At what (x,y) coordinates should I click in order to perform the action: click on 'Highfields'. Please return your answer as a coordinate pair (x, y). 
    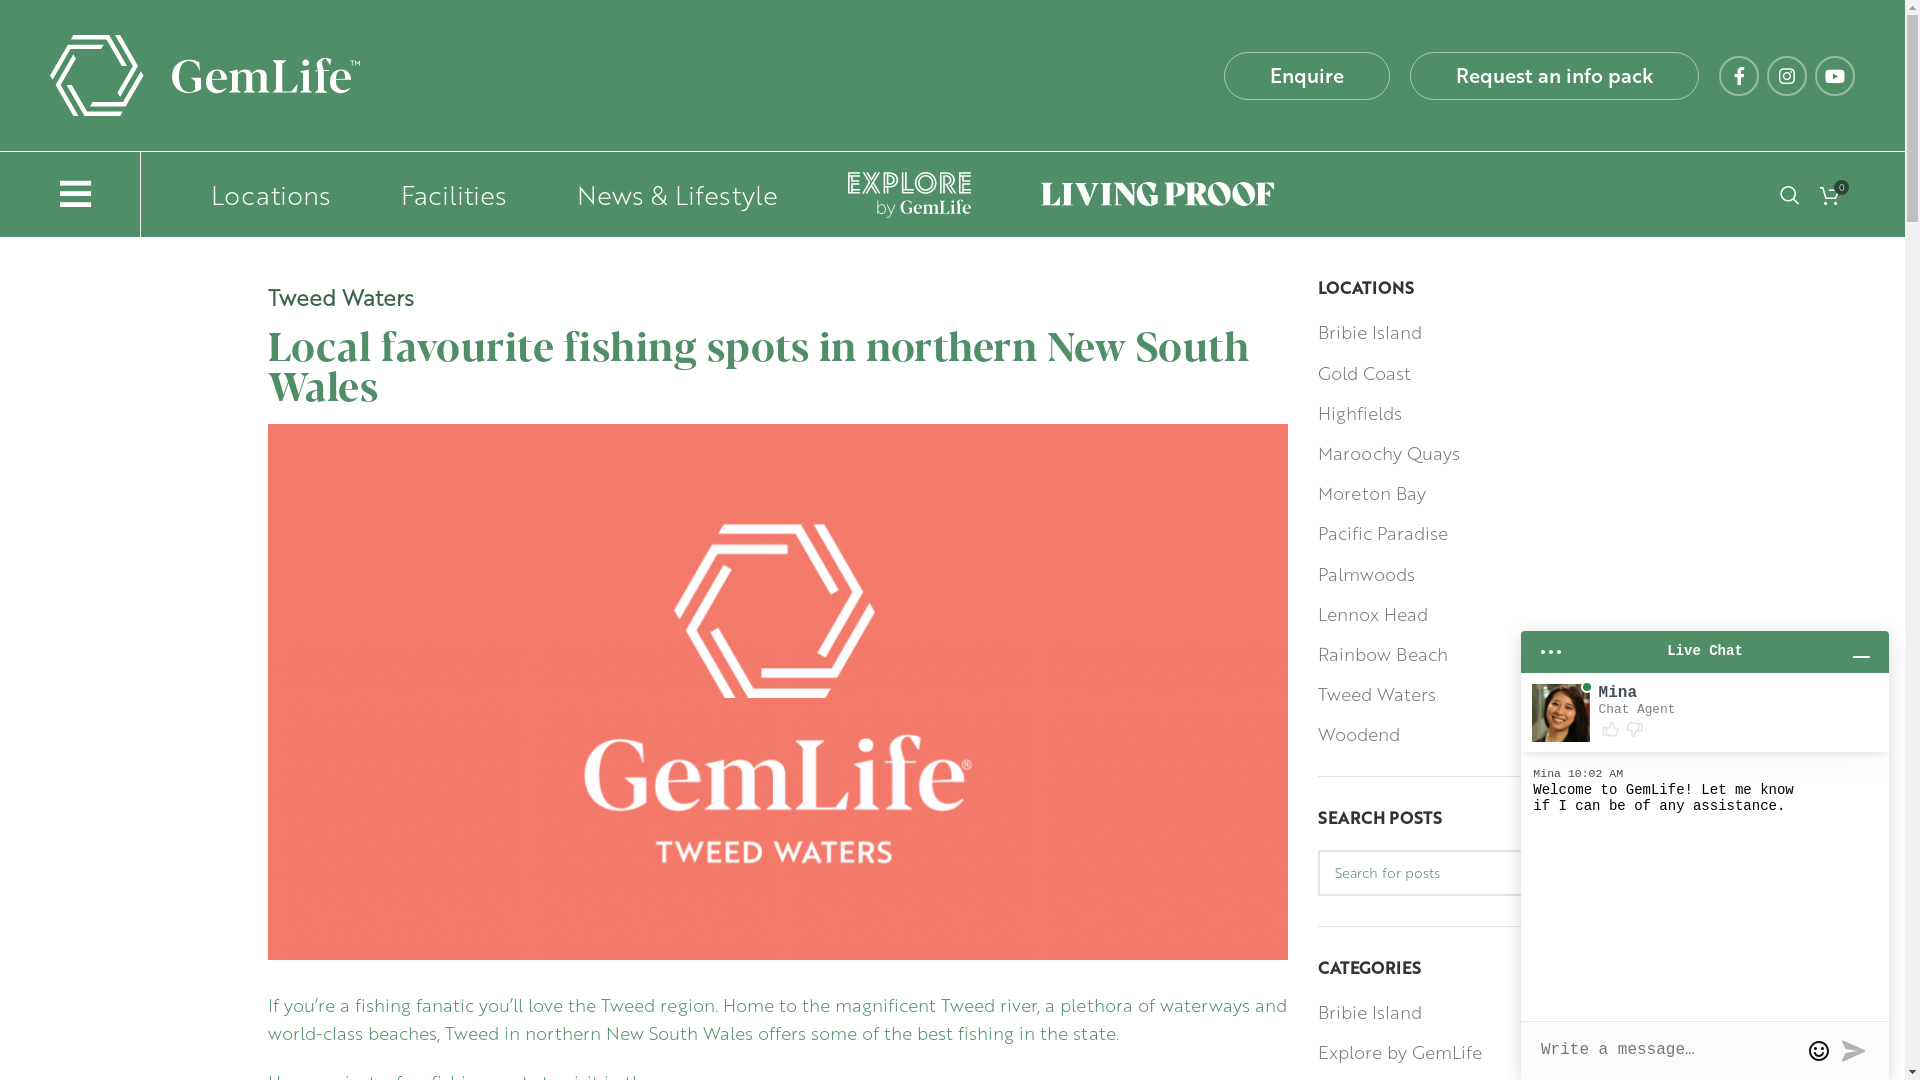
    Looking at the image, I should click on (1360, 411).